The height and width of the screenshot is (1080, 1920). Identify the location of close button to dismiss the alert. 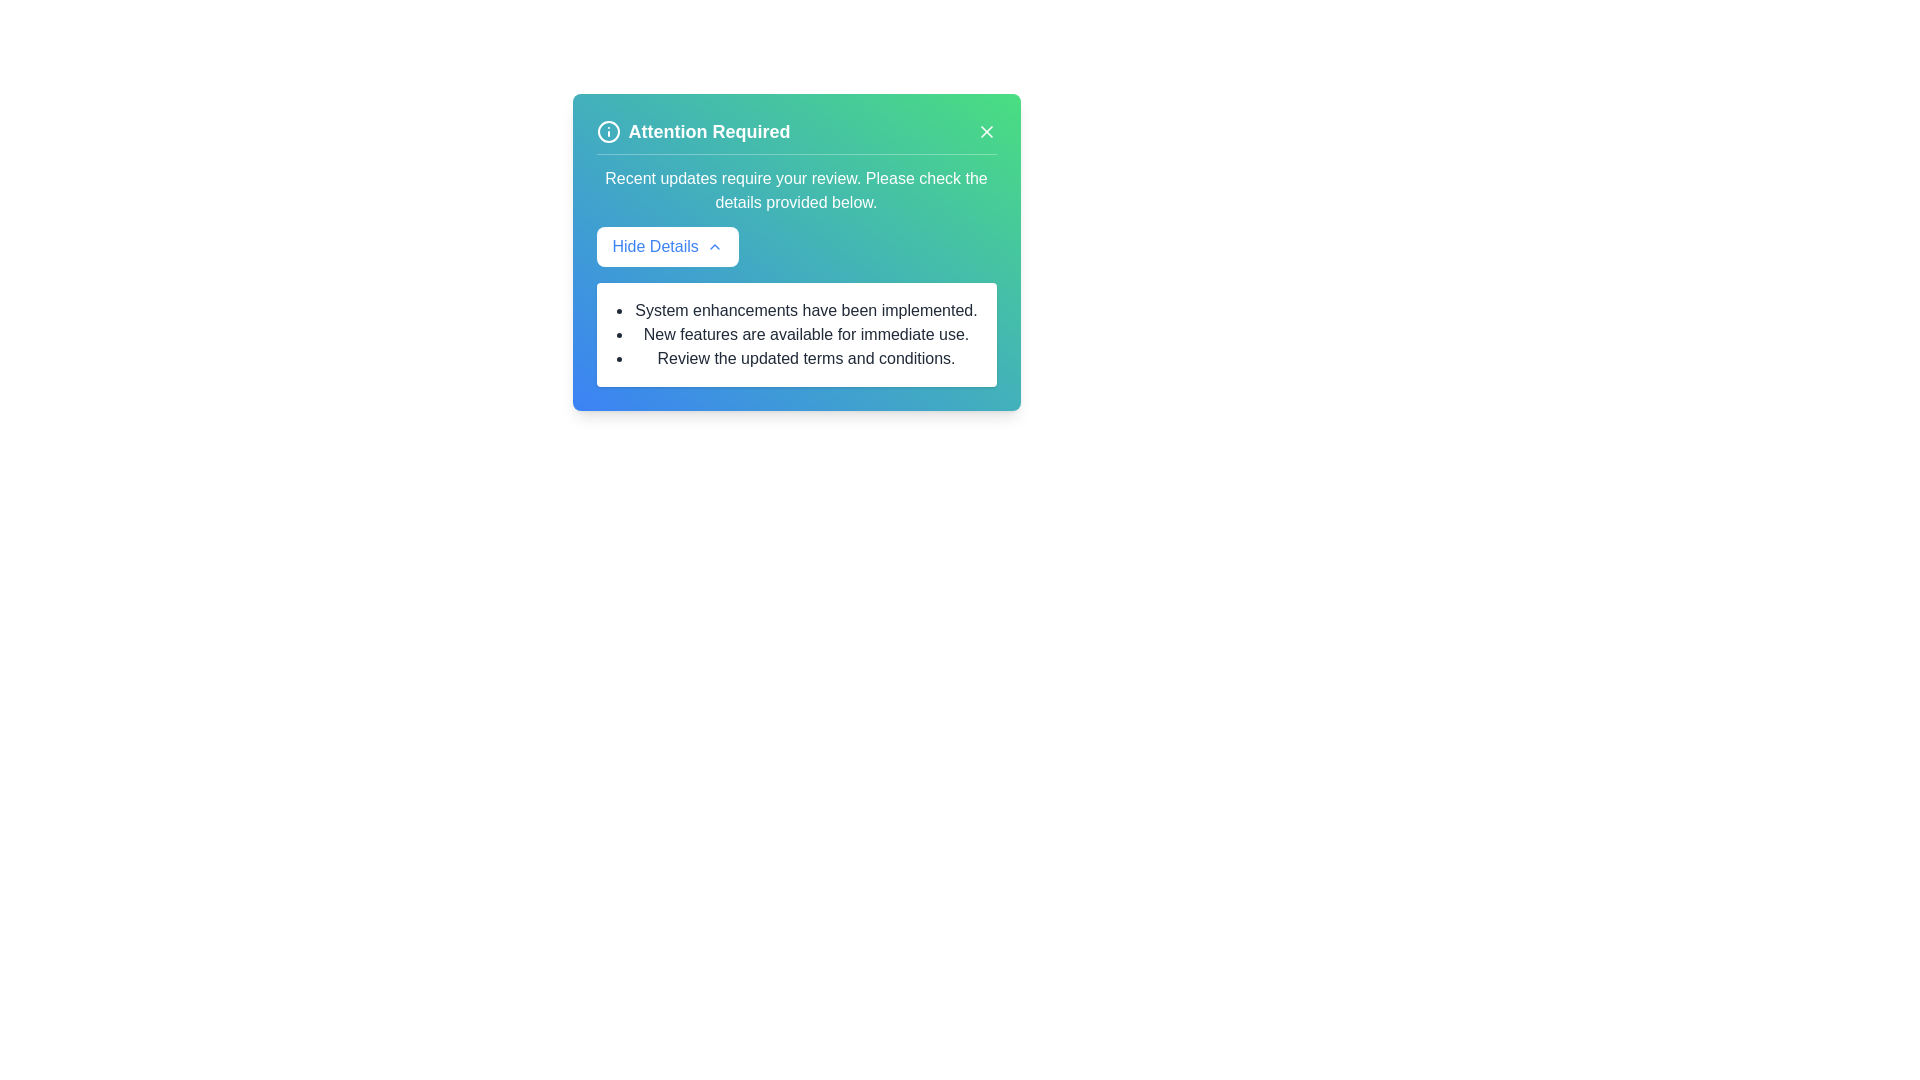
(986, 131).